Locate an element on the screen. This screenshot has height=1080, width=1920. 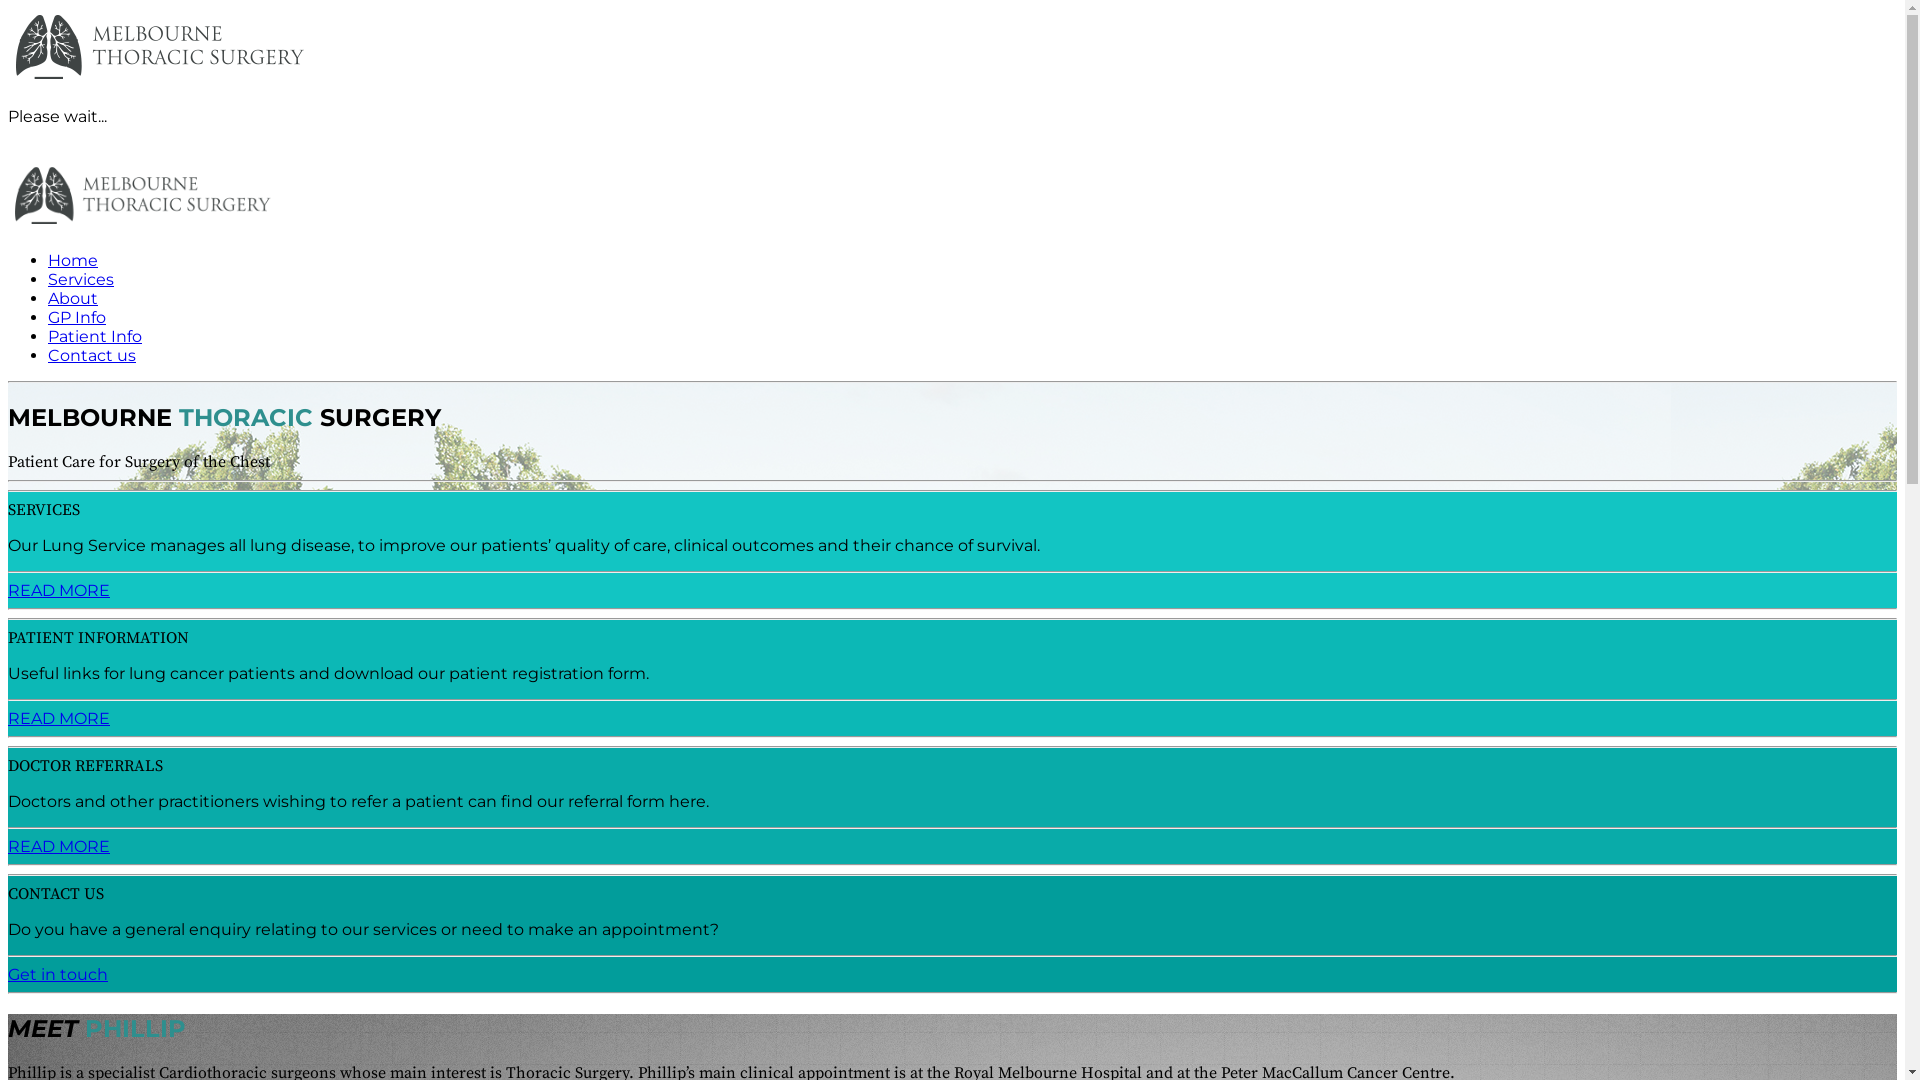
'READ MORE' is located at coordinates (58, 589).